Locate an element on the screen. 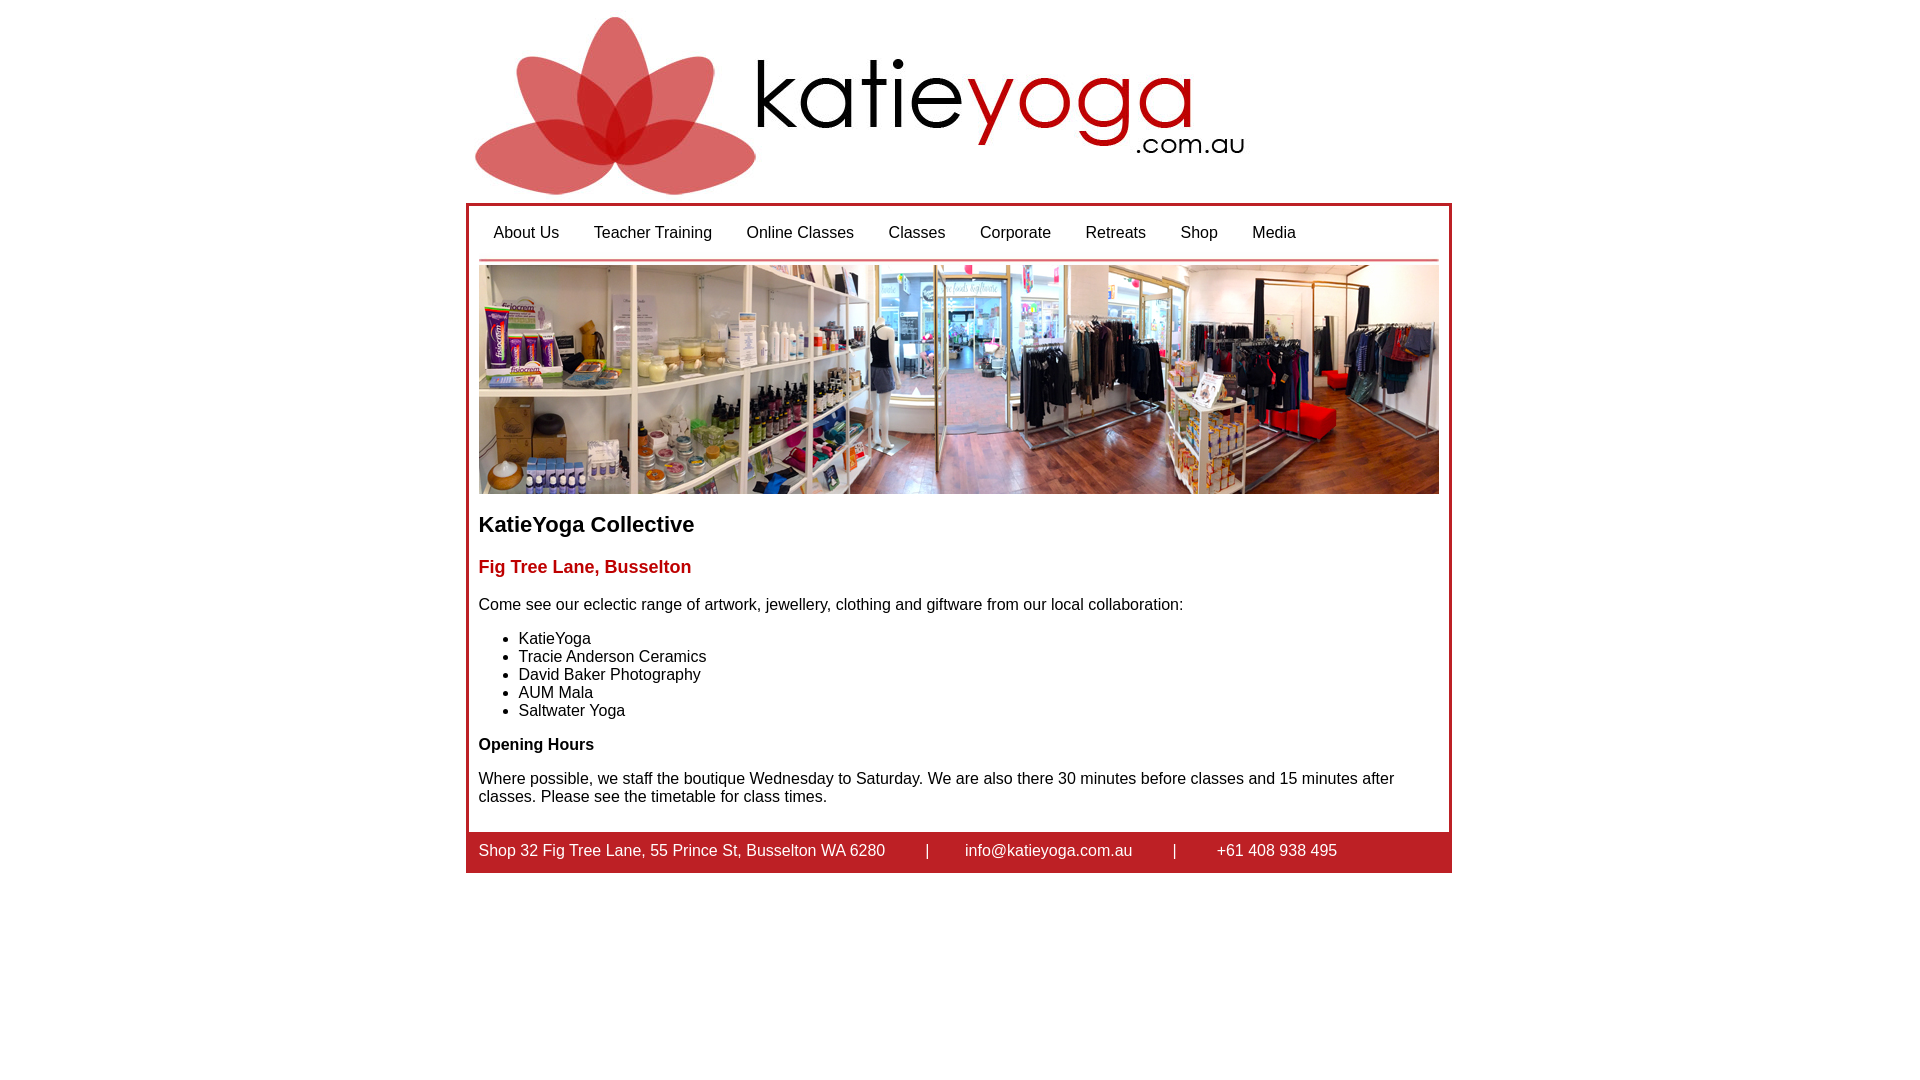 The width and height of the screenshot is (1920, 1080). 'Retreats' is located at coordinates (1115, 231).